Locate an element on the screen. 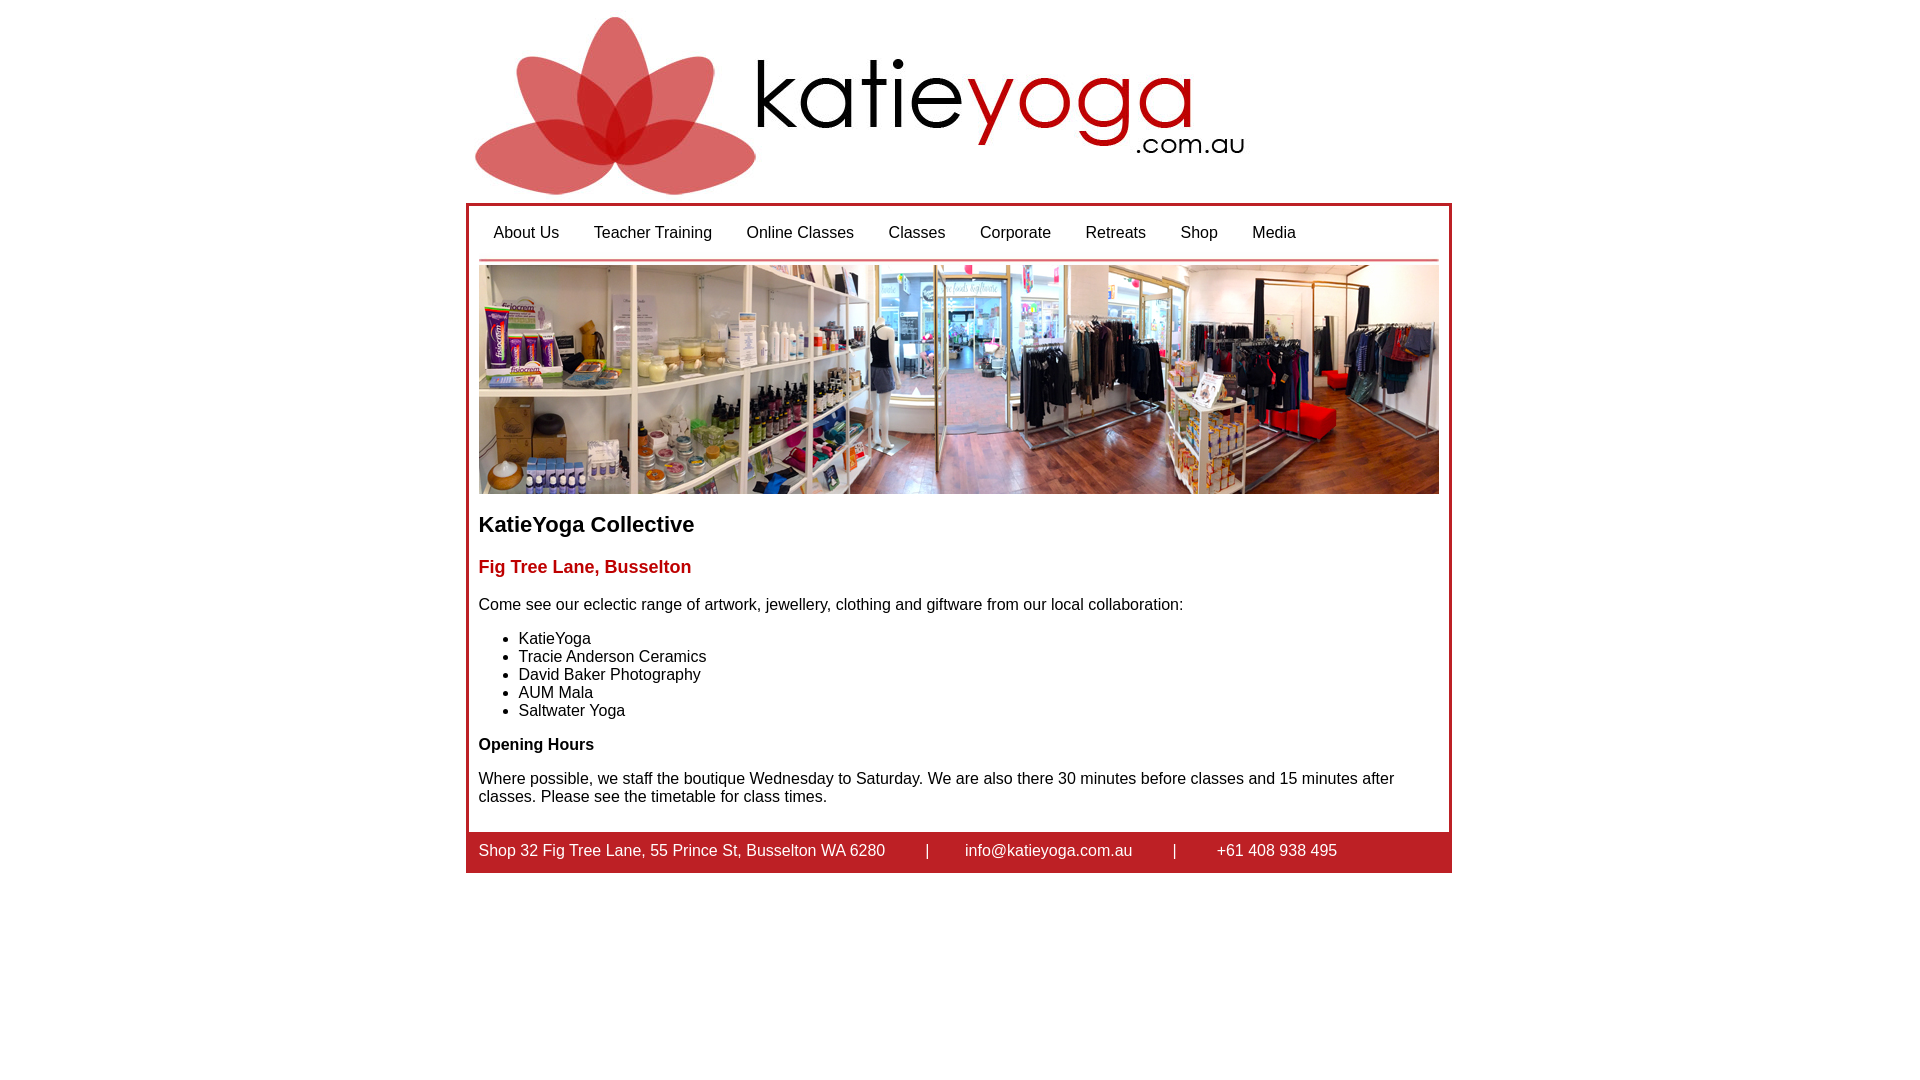 The width and height of the screenshot is (1920, 1080). 'Retreats' is located at coordinates (1115, 231).